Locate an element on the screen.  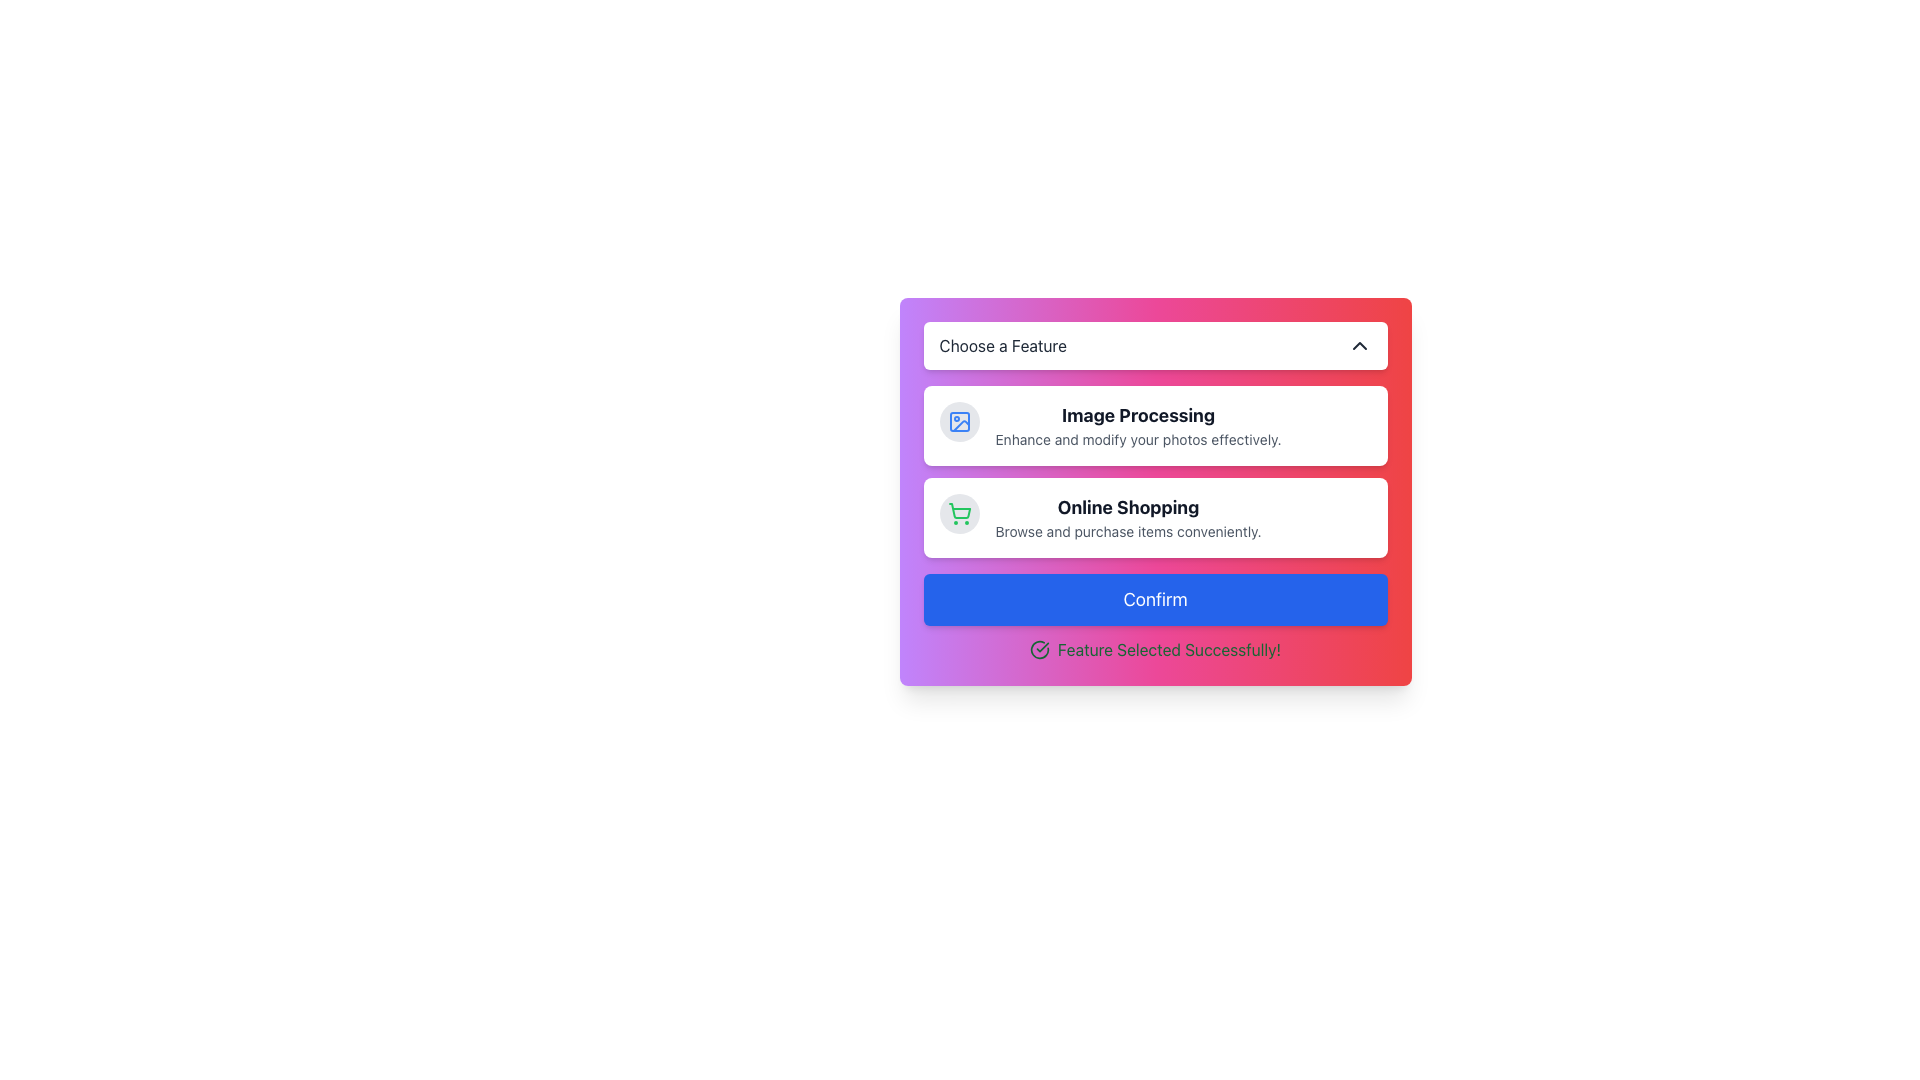
the green shopping cart's main compartment icon, which is part of the overall shopping cart icon located in the bottom-right corner of the interface is located at coordinates (958, 510).